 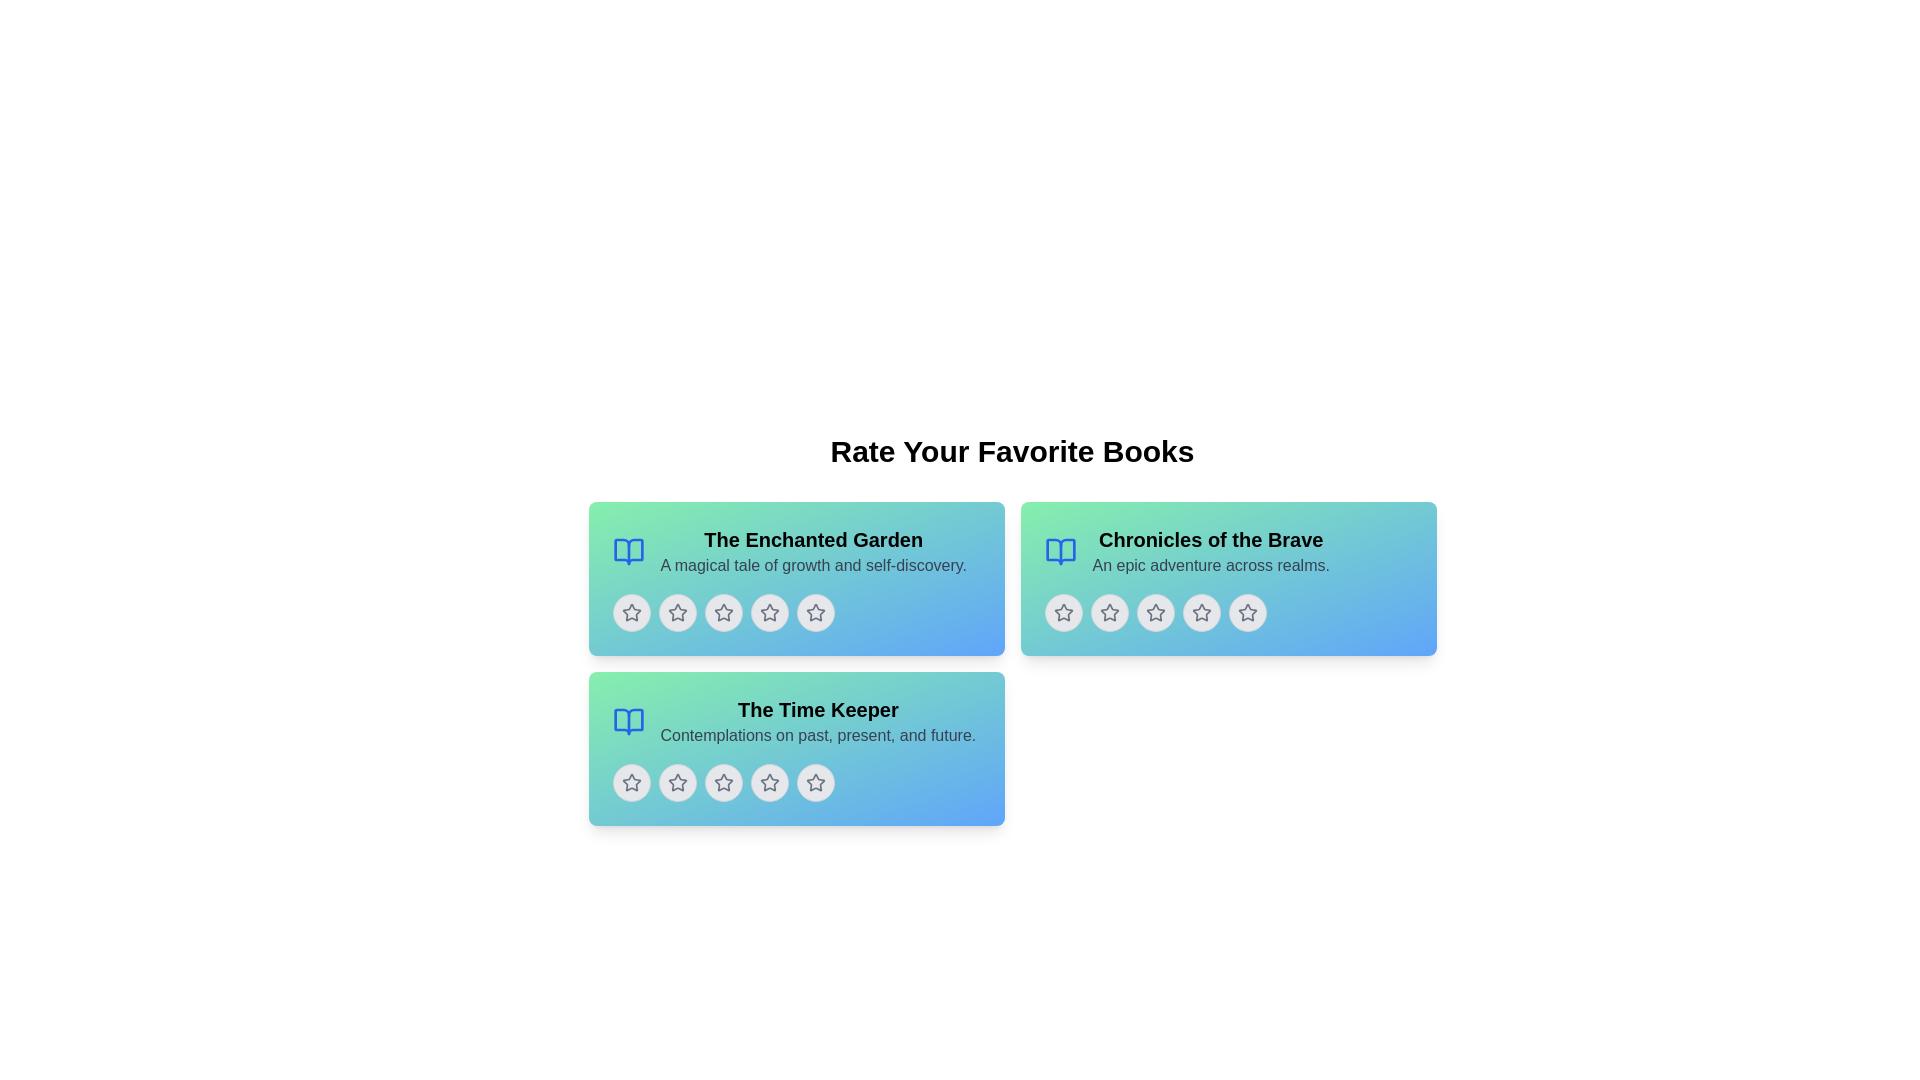 I want to click on the circular button with a gray border and light gray background that encloses a star icon, located in the first row and first card labeled 'The Enchanted Garden', which is the second button from the left among five rating buttons, so click(x=677, y=612).